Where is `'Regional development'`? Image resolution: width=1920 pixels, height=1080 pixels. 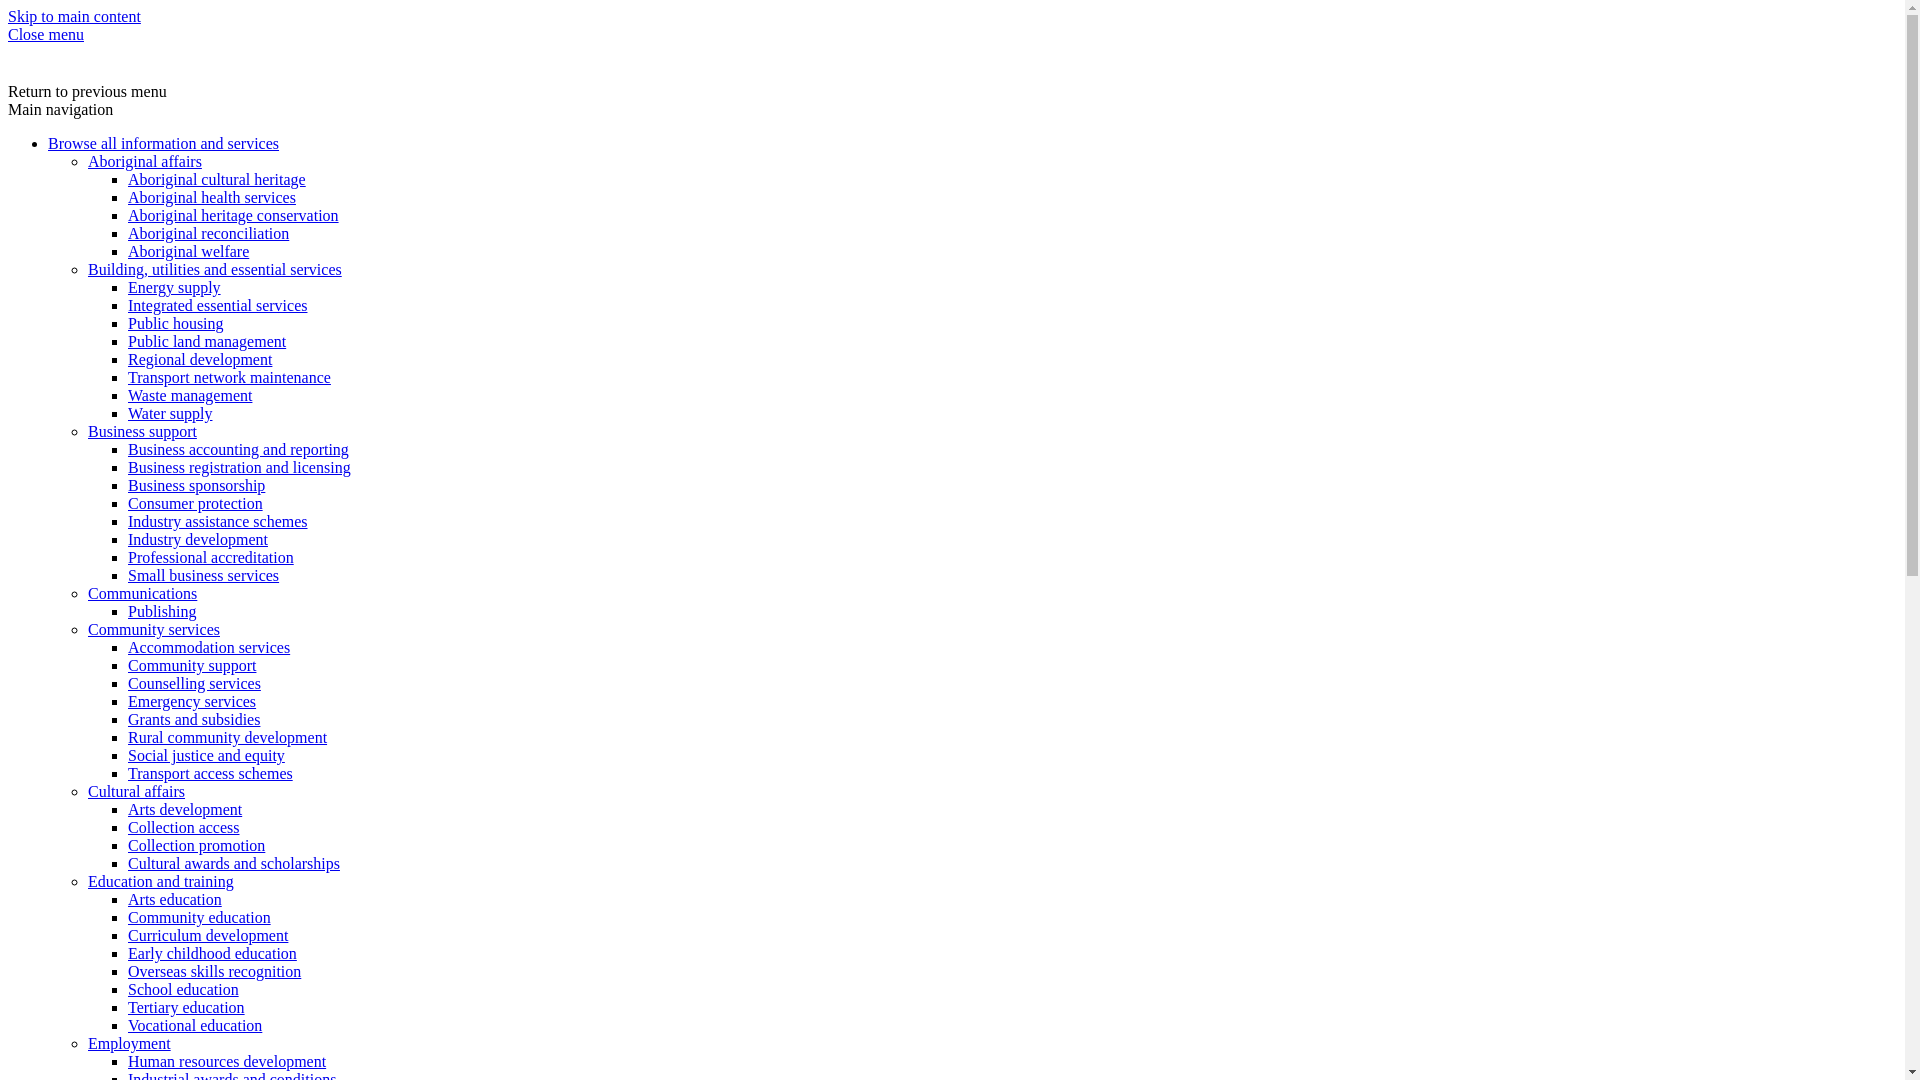
'Regional development' is located at coordinates (200, 358).